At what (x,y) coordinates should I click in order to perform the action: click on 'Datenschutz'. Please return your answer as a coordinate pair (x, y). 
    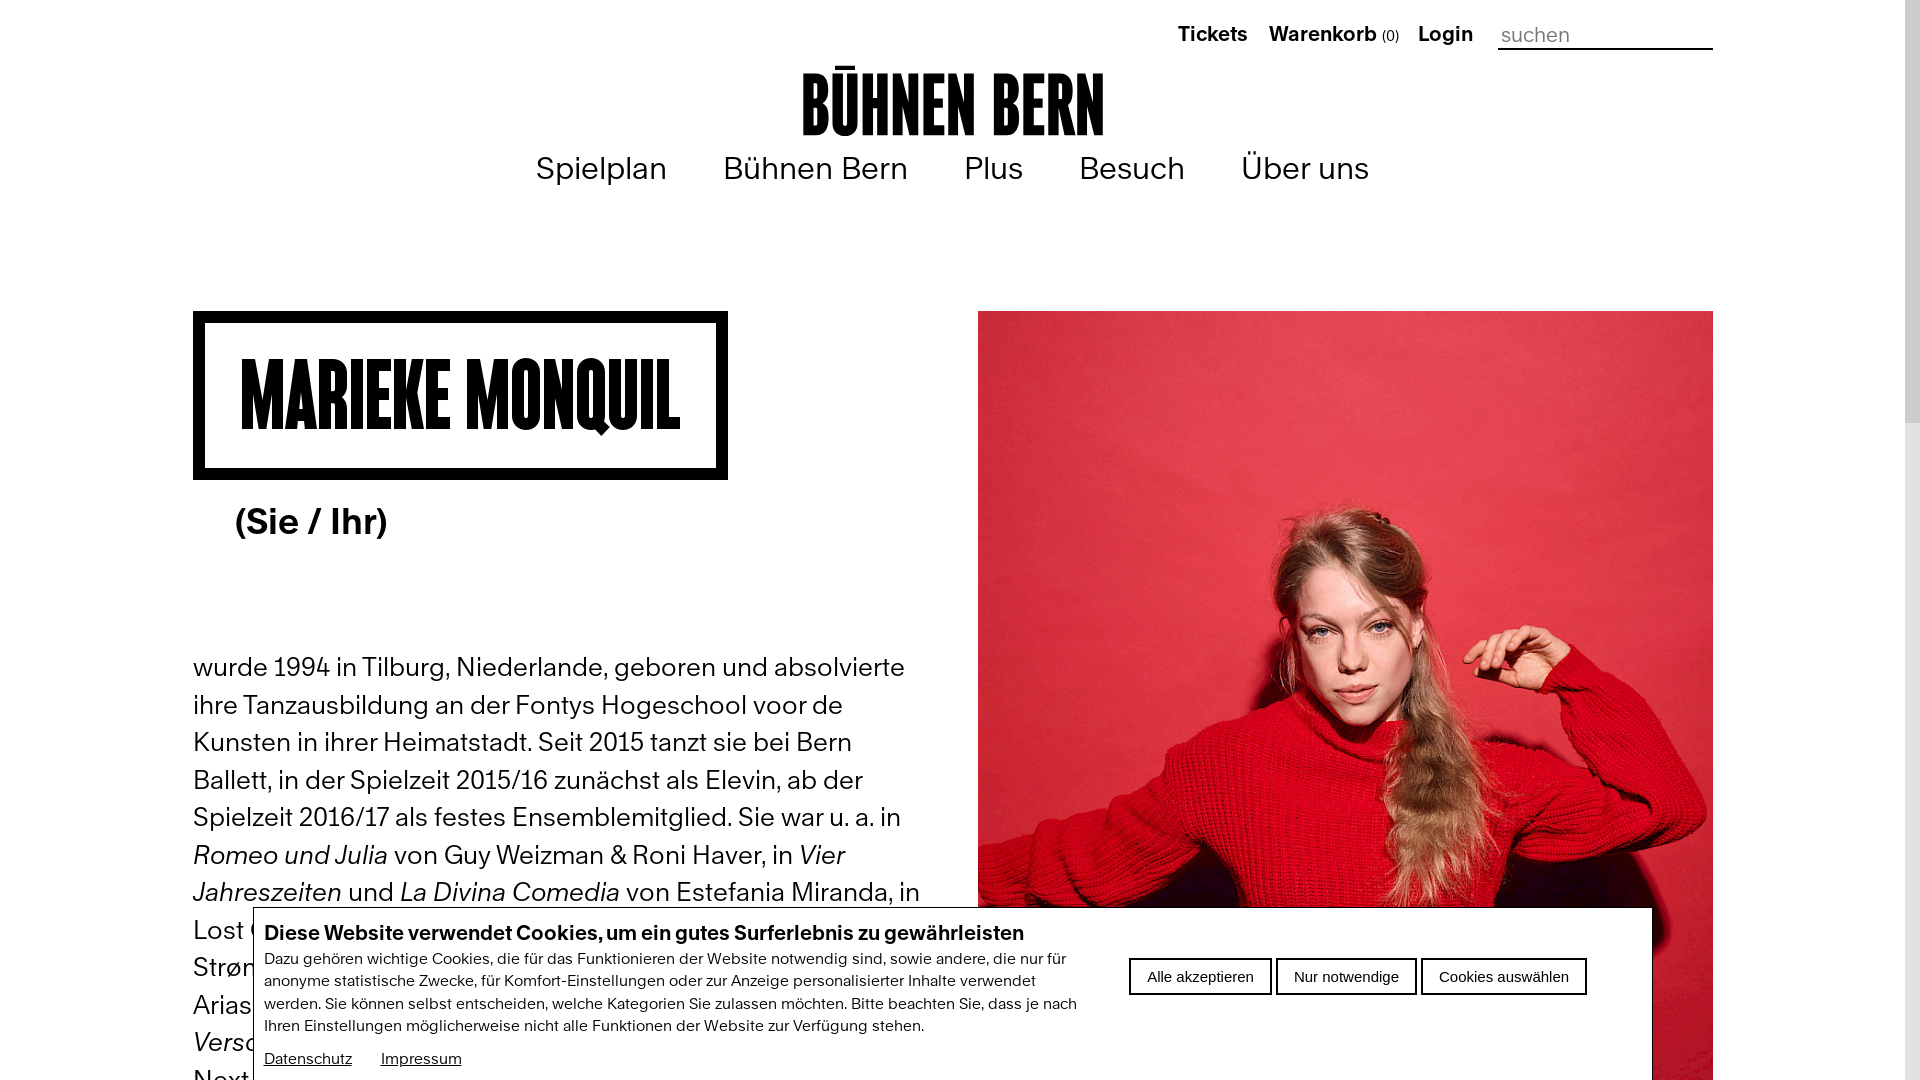
    Looking at the image, I should click on (306, 1058).